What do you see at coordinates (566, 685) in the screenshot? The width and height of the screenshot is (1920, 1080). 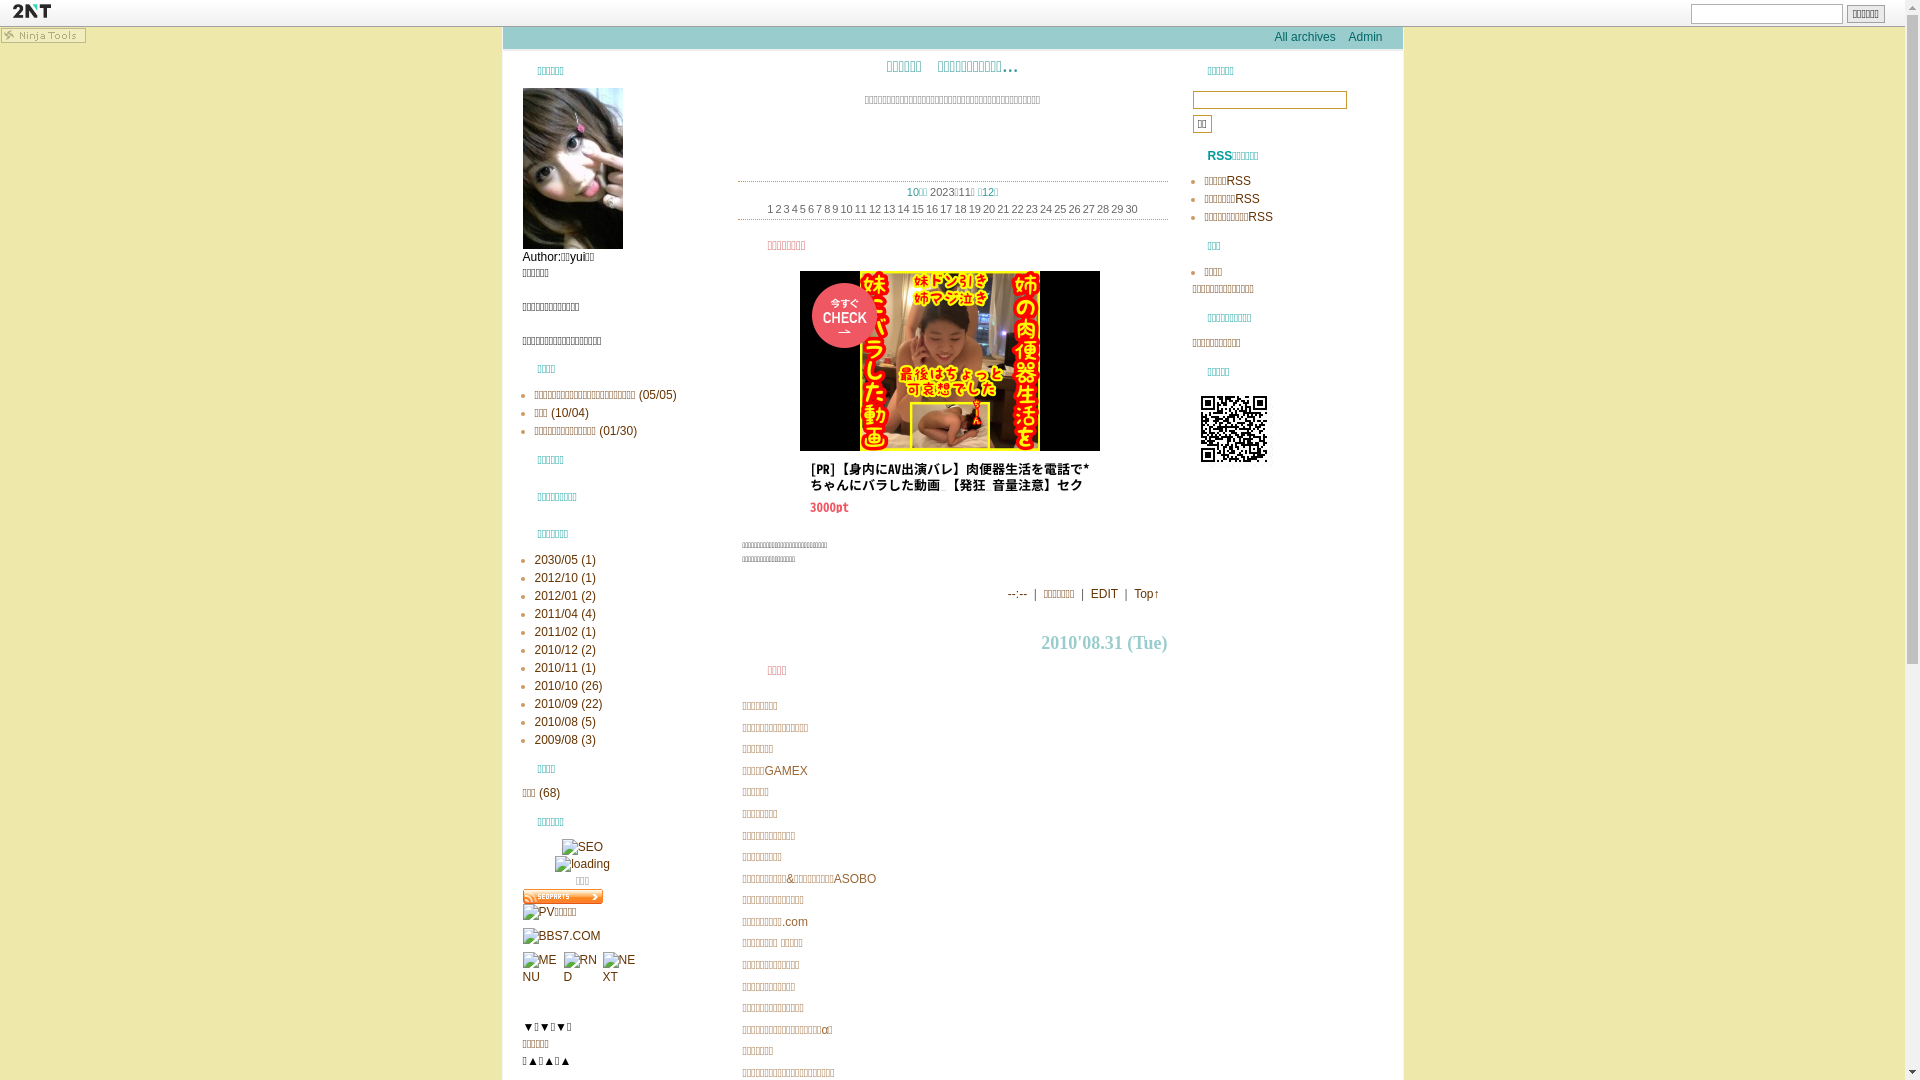 I see `'2010/10 (26)'` at bounding box center [566, 685].